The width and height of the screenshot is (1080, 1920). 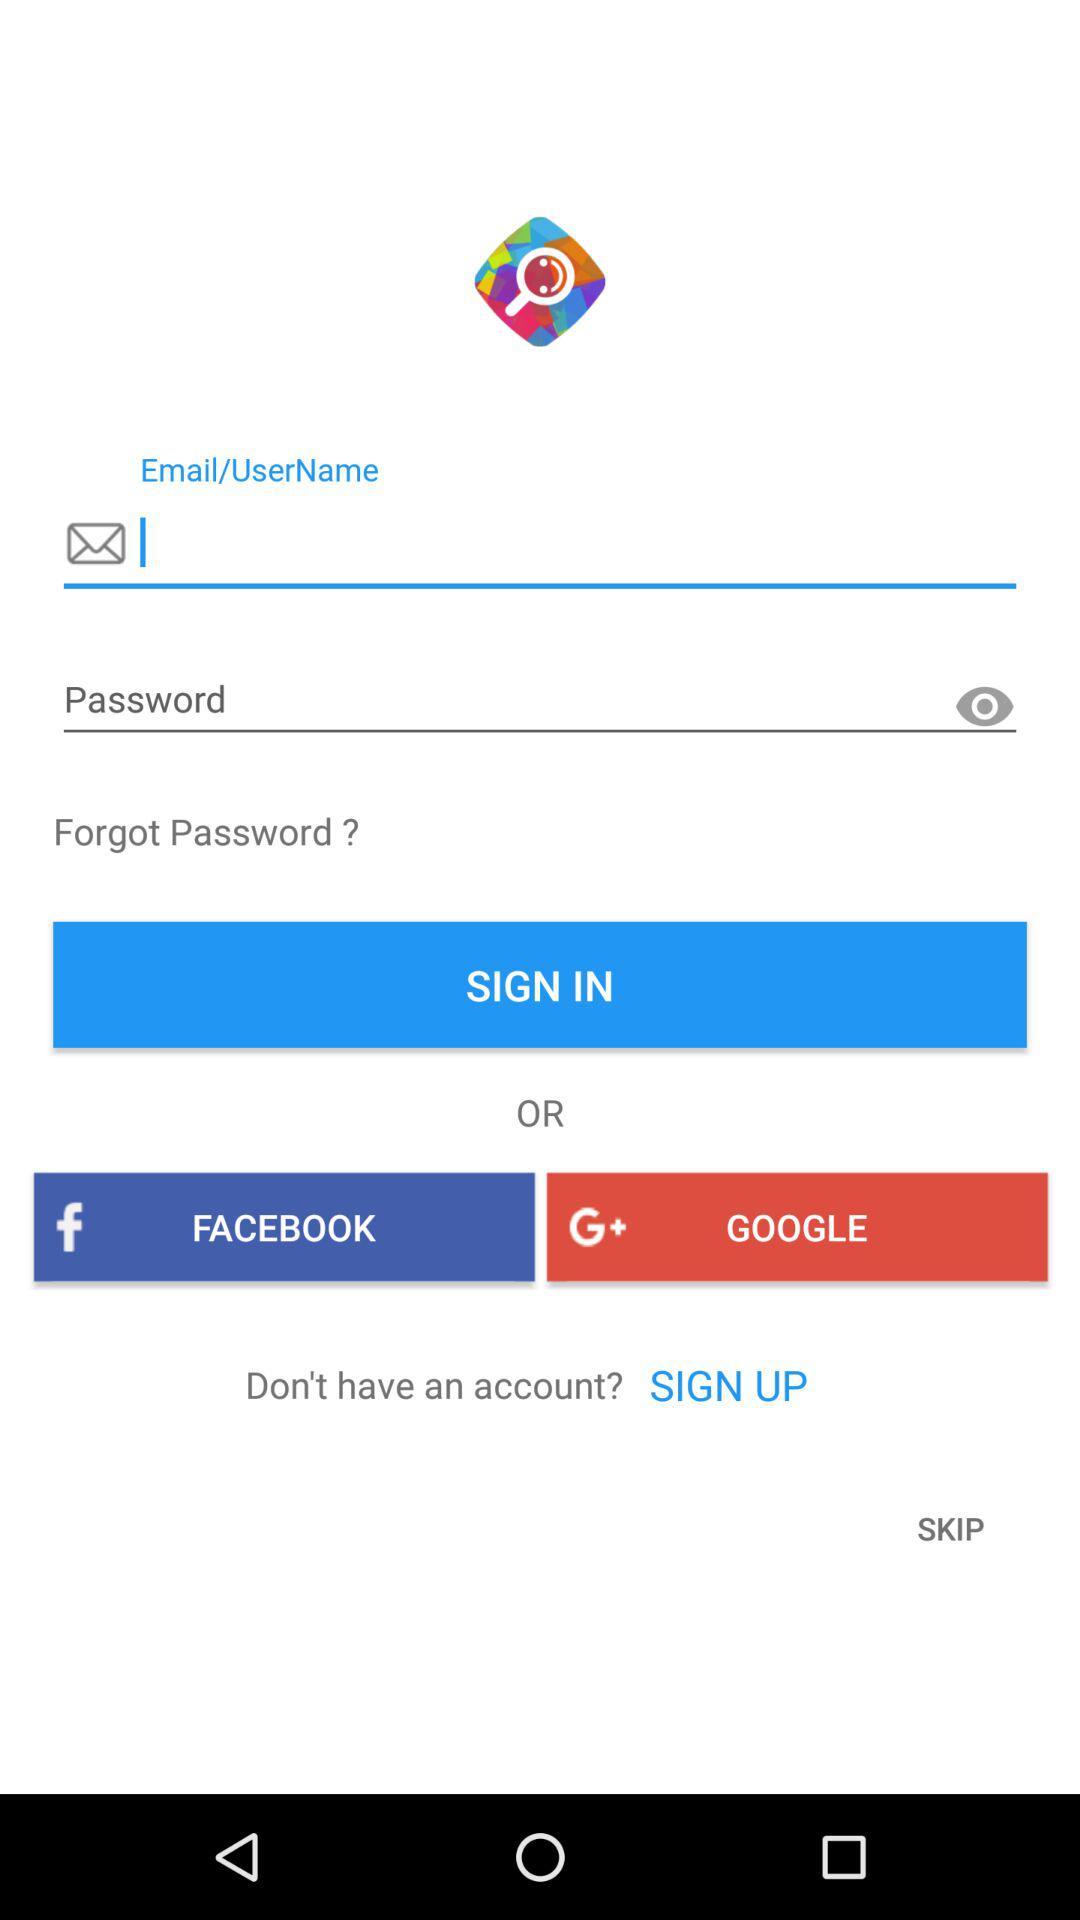 I want to click on password option, so click(x=540, y=700).